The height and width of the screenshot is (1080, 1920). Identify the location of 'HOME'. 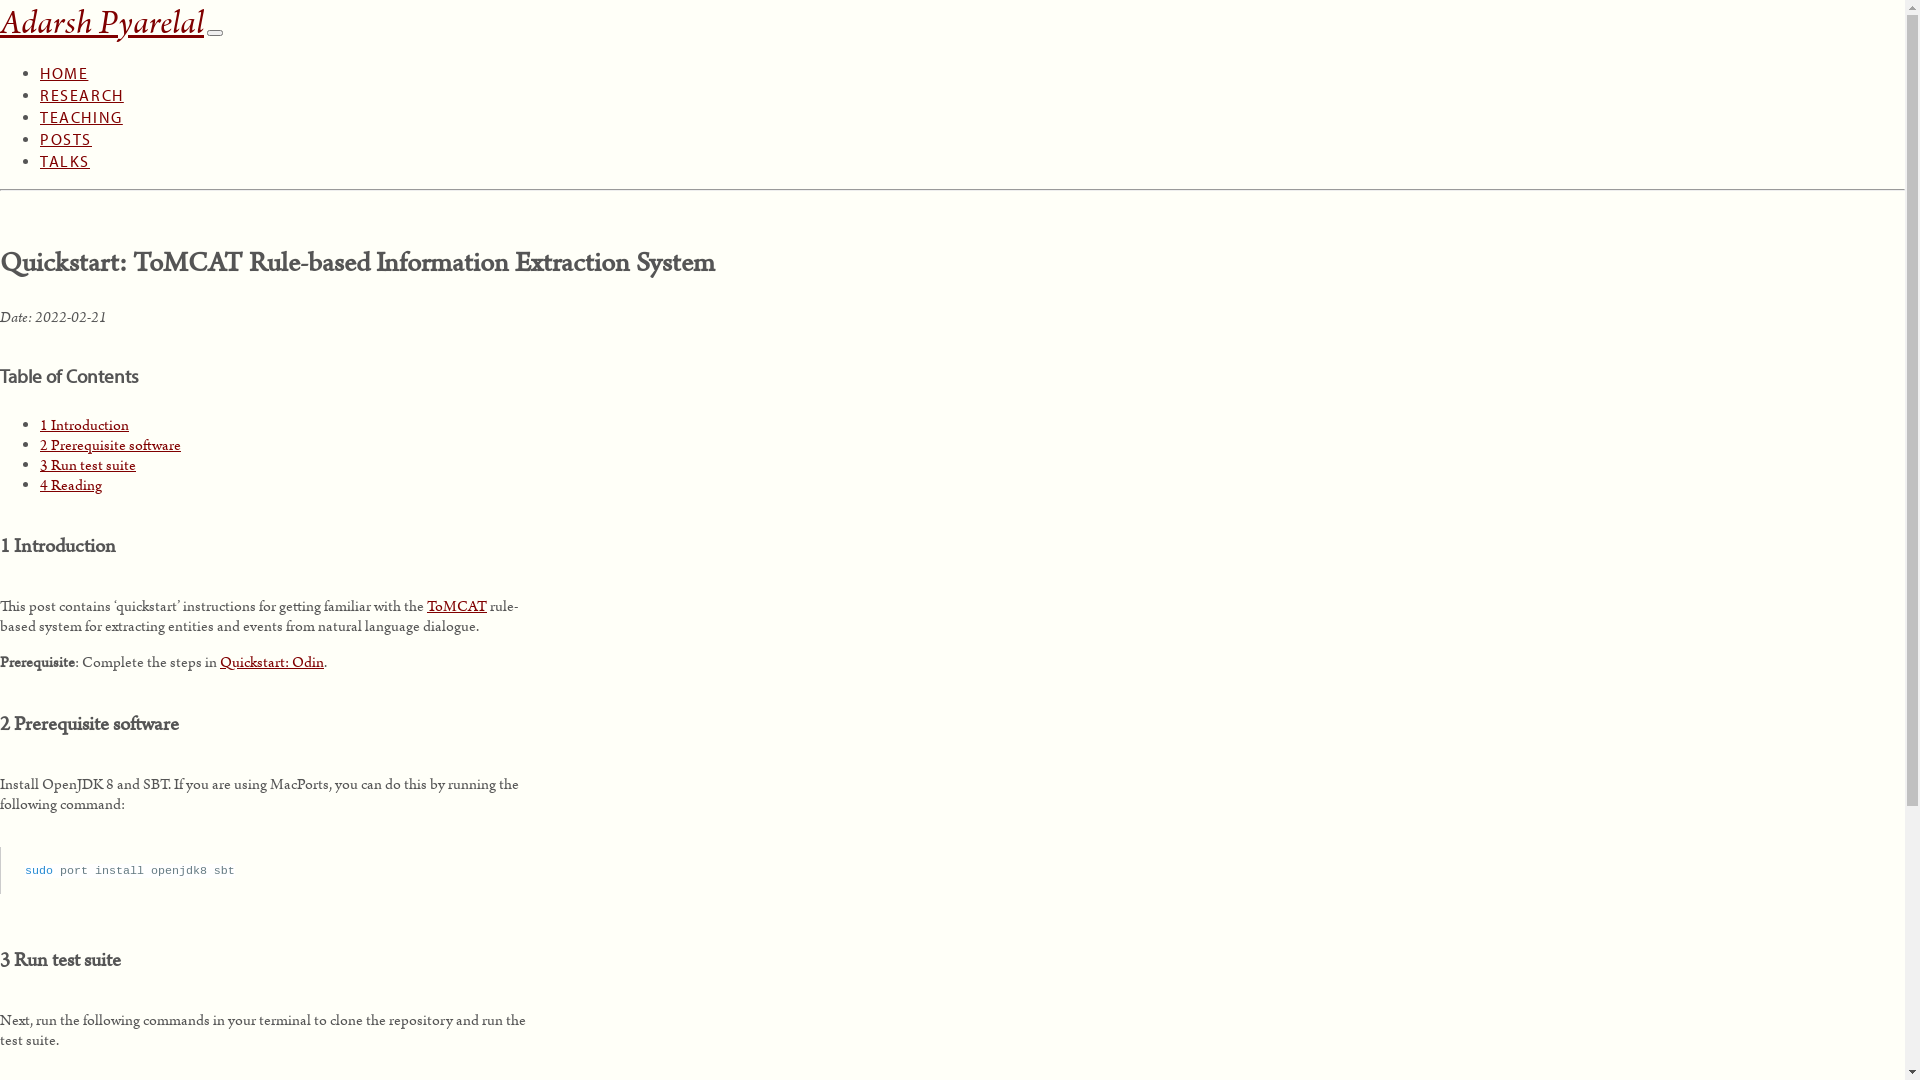
(63, 54).